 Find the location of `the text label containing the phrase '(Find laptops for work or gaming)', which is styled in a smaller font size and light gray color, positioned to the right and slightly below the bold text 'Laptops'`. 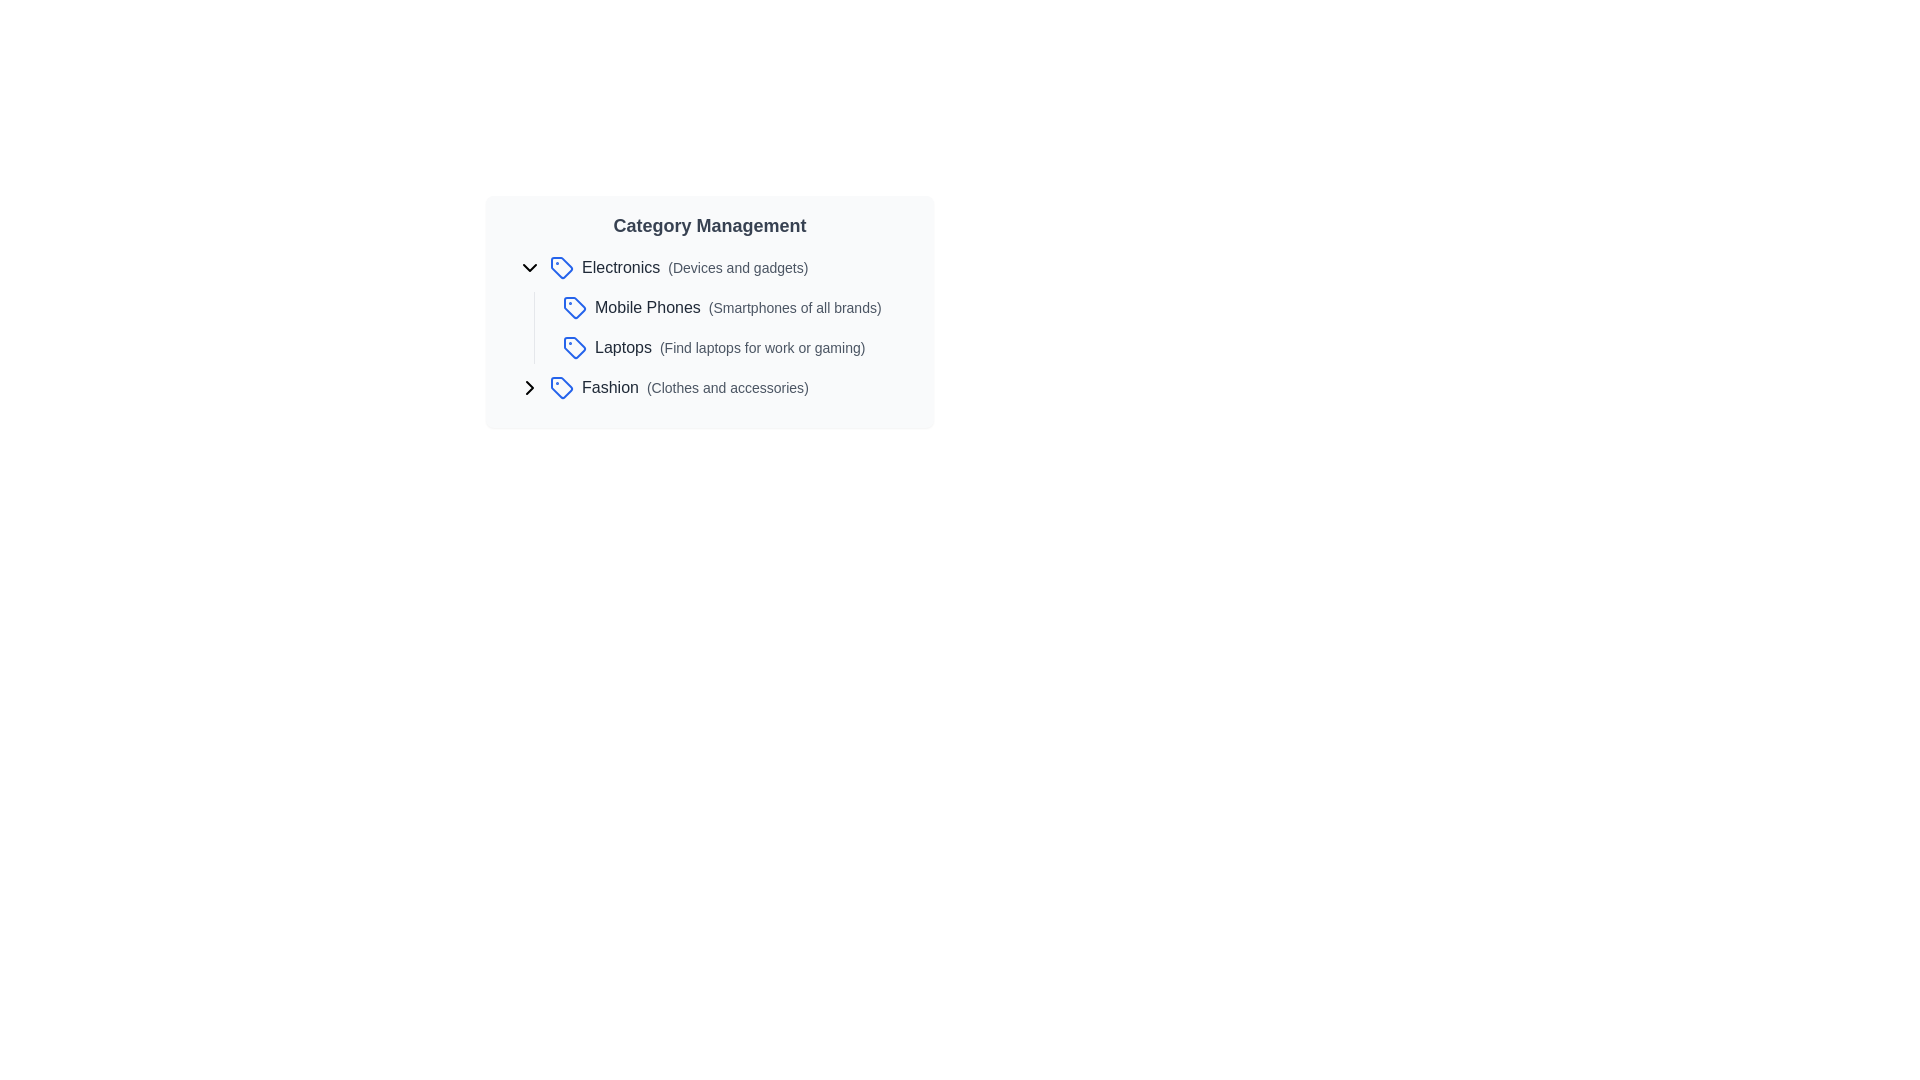

the text label containing the phrase '(Find laptops for work or gaming)', which is styled in a smaller font size and light gray color, positioned to the right and slightly below the bold text 'Laptops' is located at coordinates (761, 346).